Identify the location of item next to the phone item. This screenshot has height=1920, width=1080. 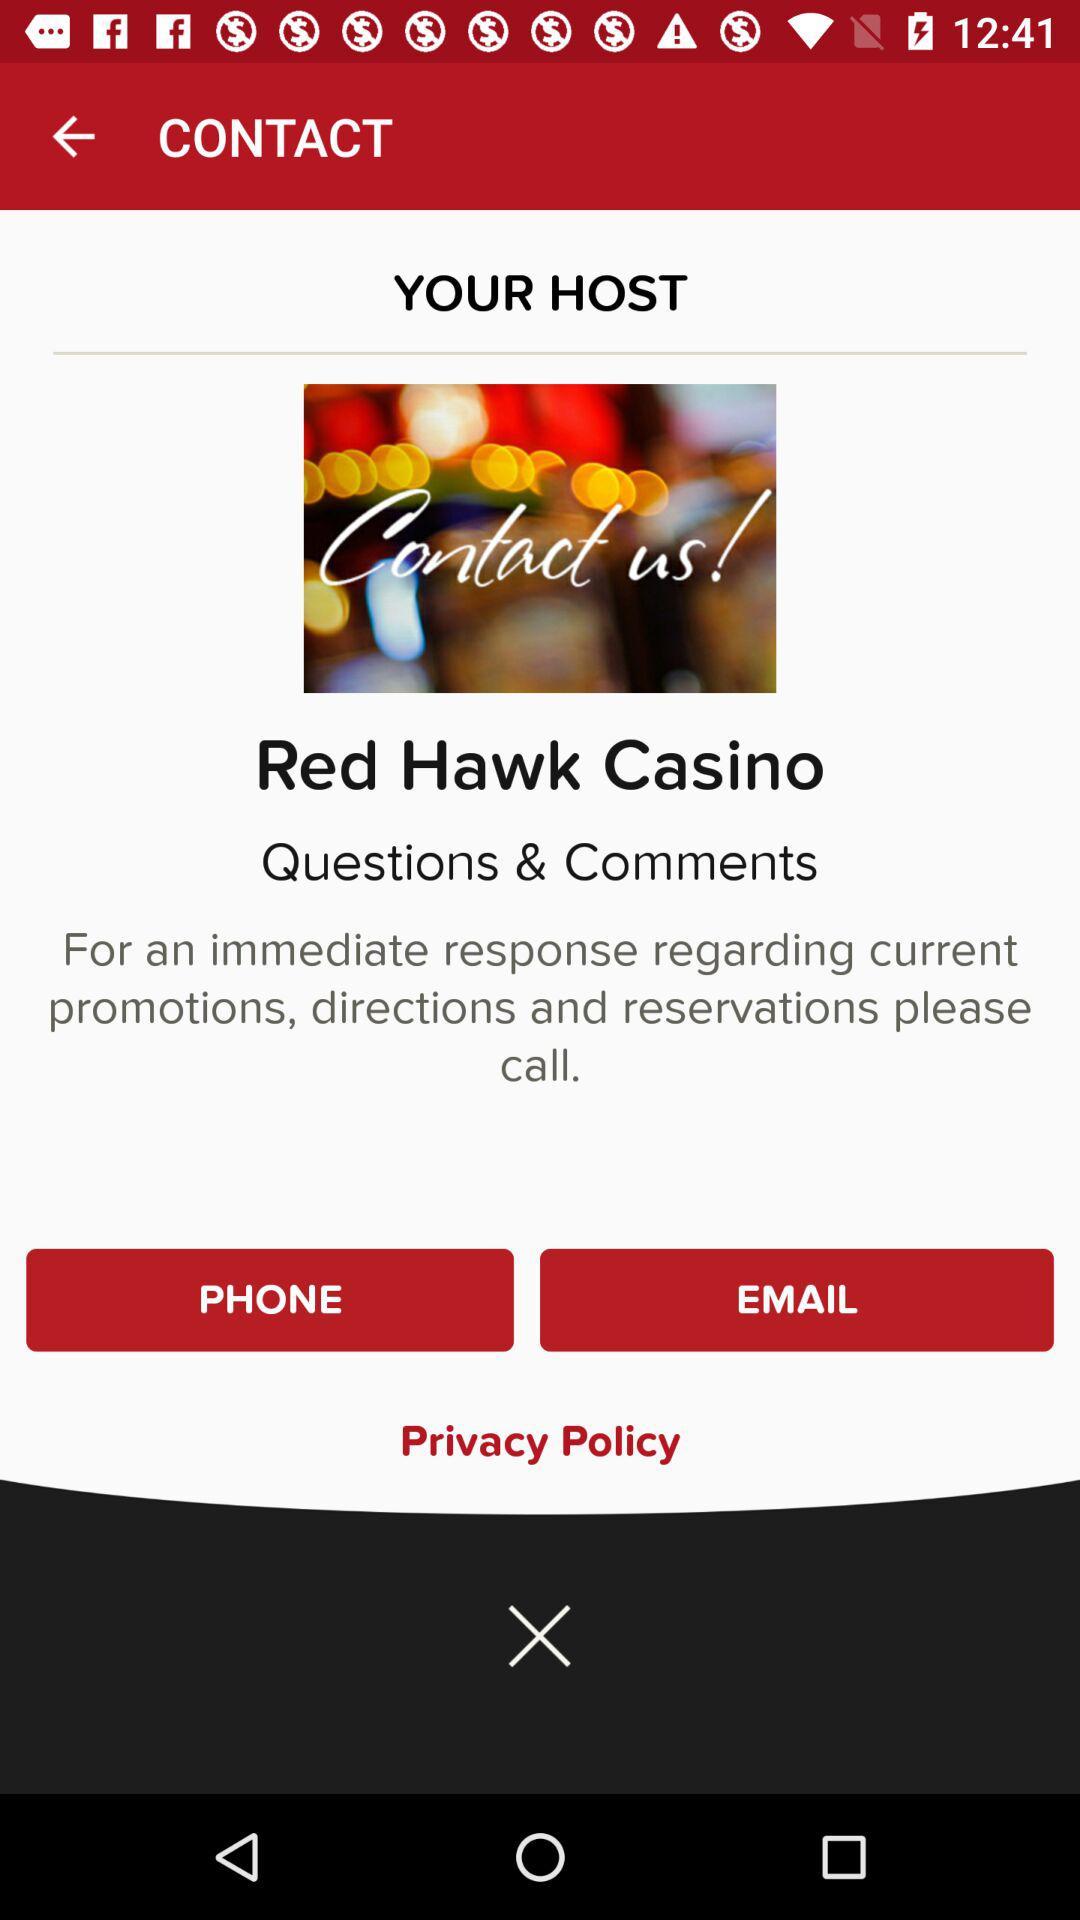
(795, 1300).